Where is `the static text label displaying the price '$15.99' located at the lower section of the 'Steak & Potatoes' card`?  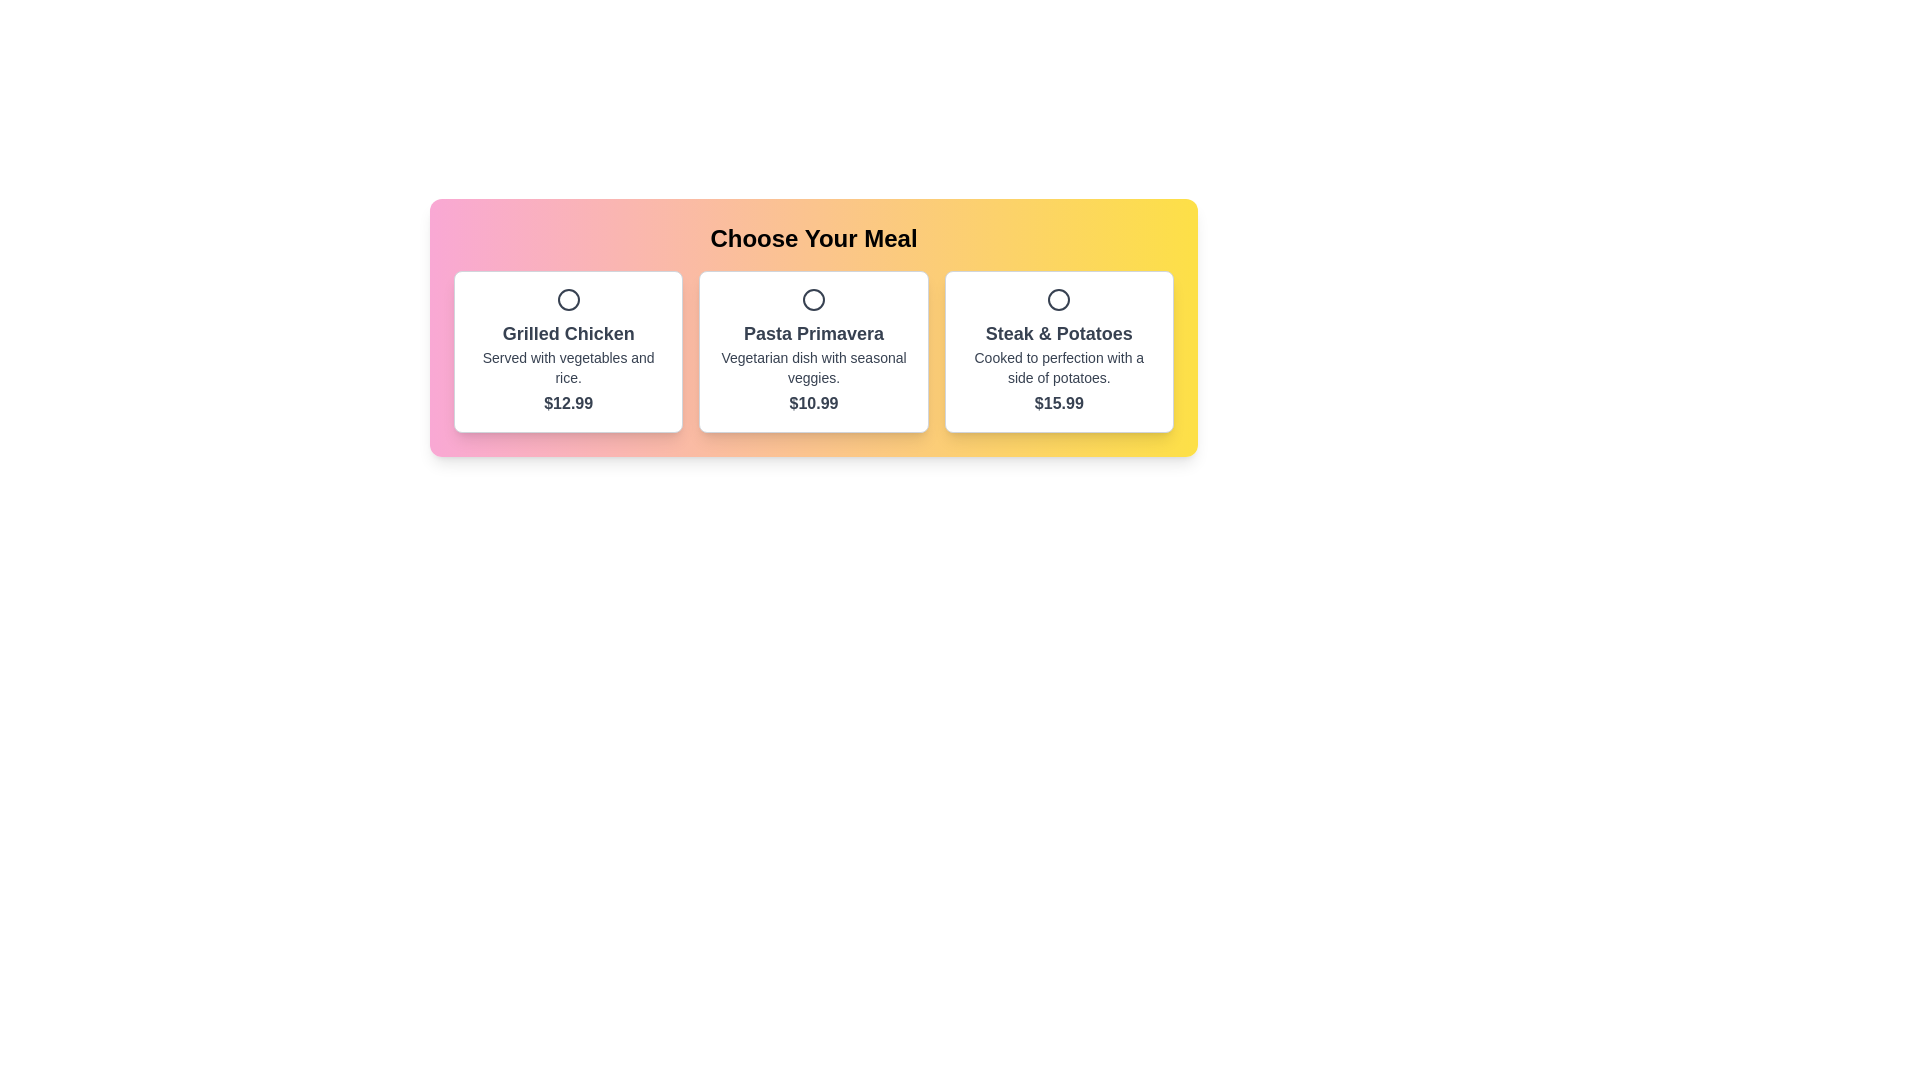 the static text label displaying the price '$15.99' located at the lower section of the 'Steak & Potatoes' card is located at coordinates (1058, 404).